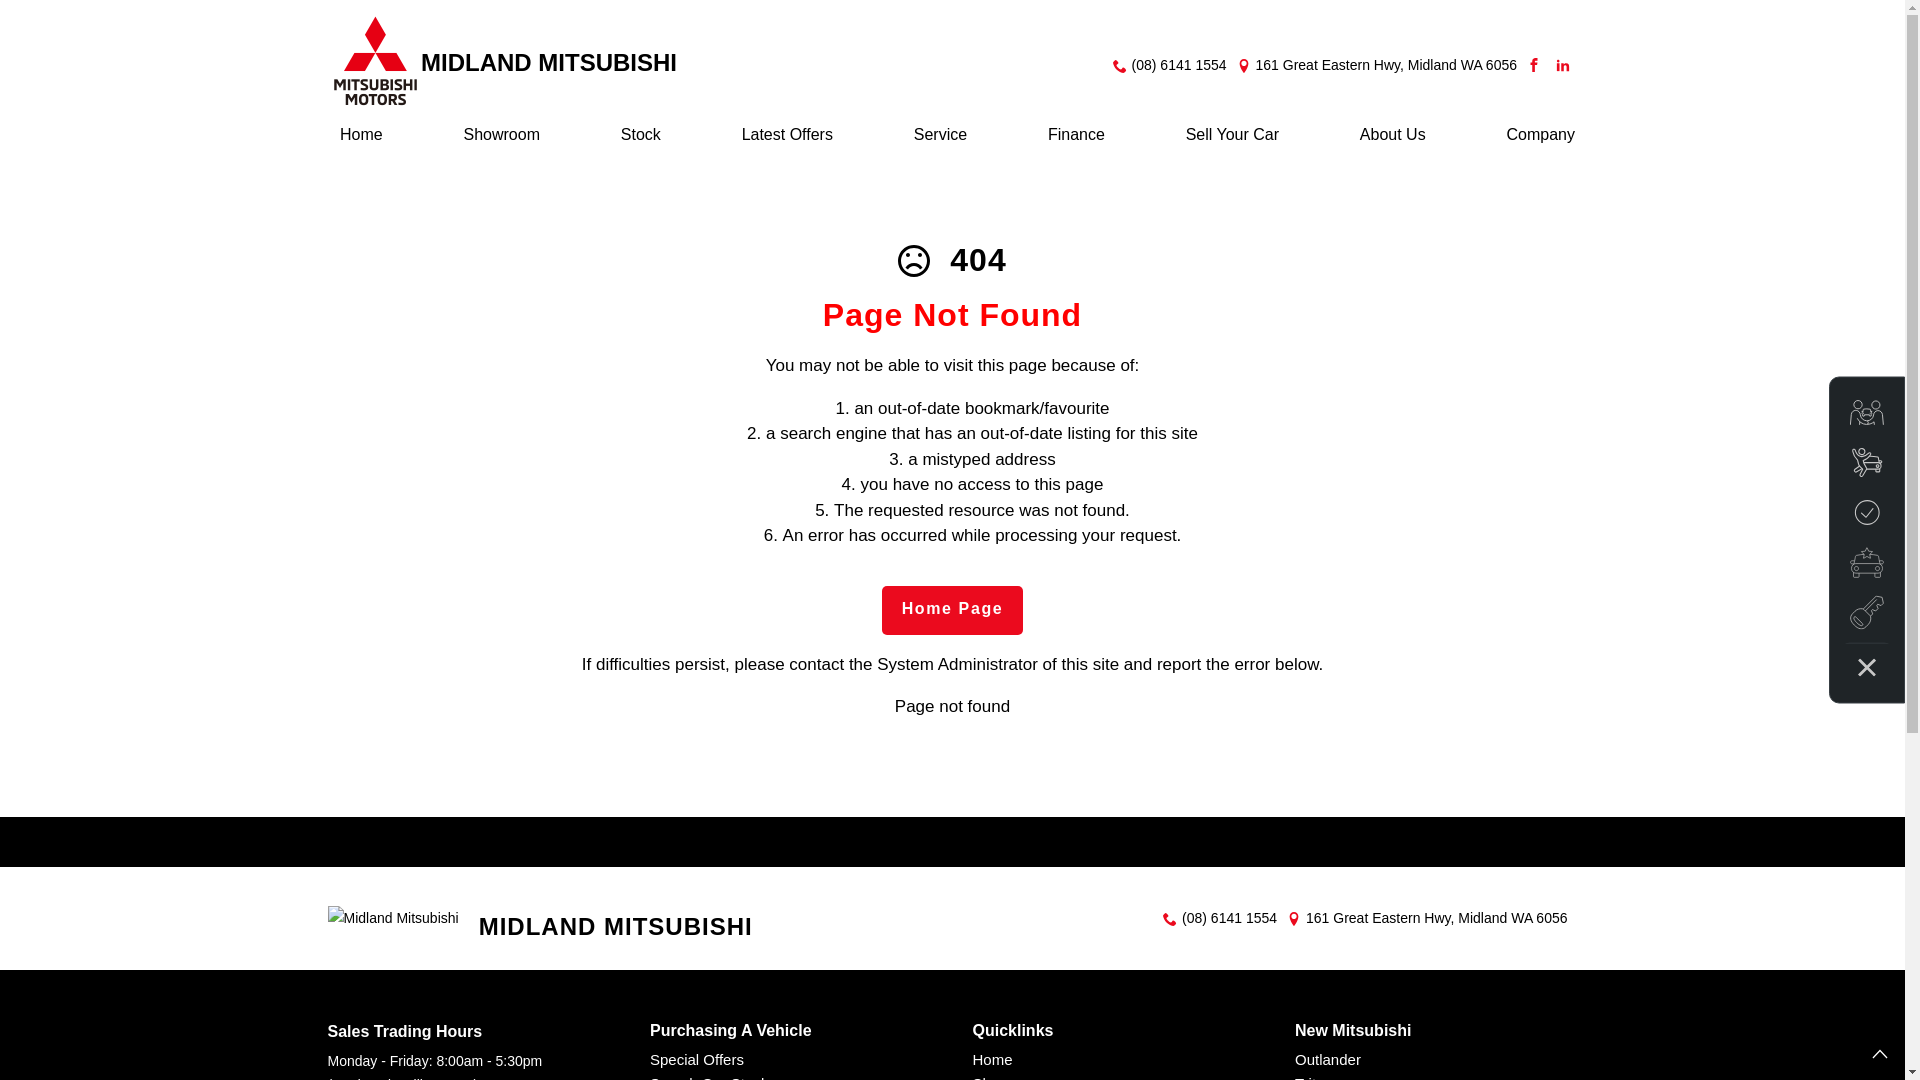  Describe the element at coordinates (1391, 141) in the screenshot. I see `'About Us'` at that location.